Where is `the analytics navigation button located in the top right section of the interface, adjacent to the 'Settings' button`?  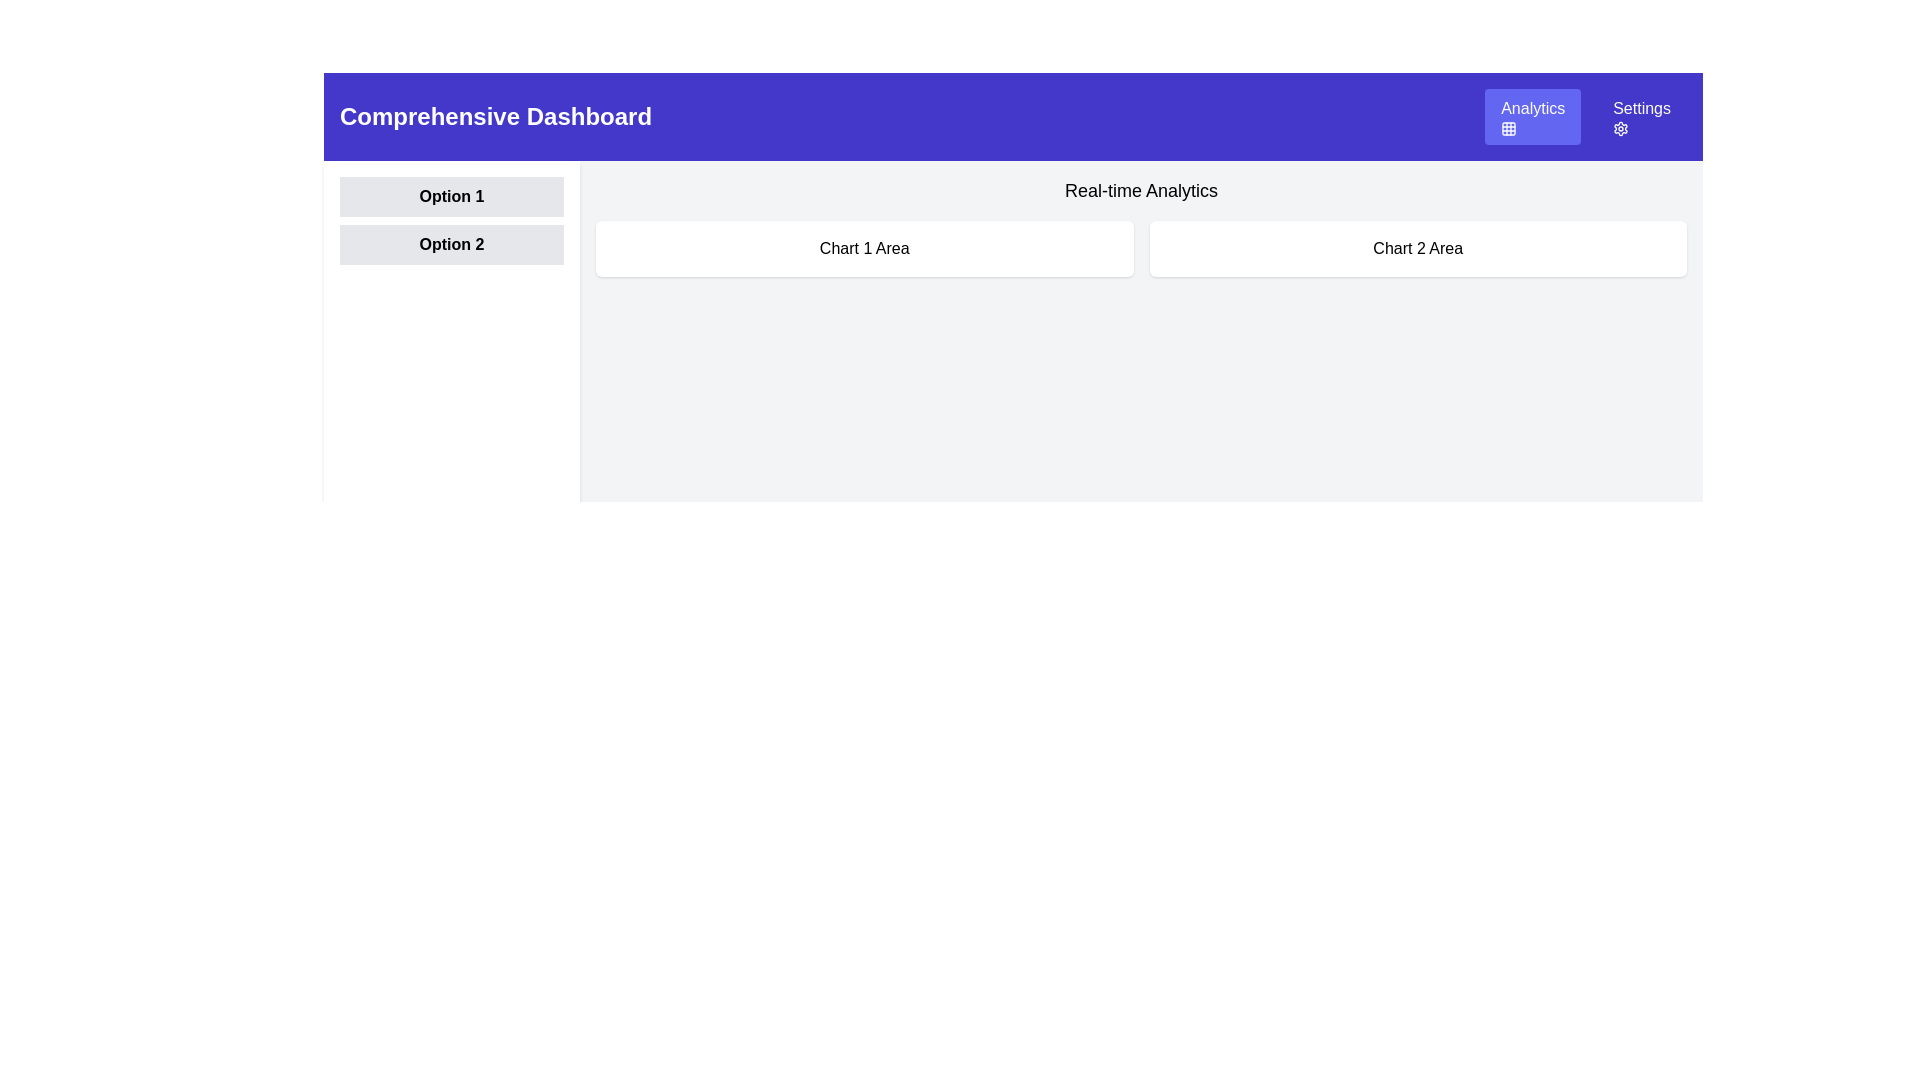
the analytics navigation button located in the top right section of the interface, adjacent to the 'Settings' button is located at coordinates (1532, 116).